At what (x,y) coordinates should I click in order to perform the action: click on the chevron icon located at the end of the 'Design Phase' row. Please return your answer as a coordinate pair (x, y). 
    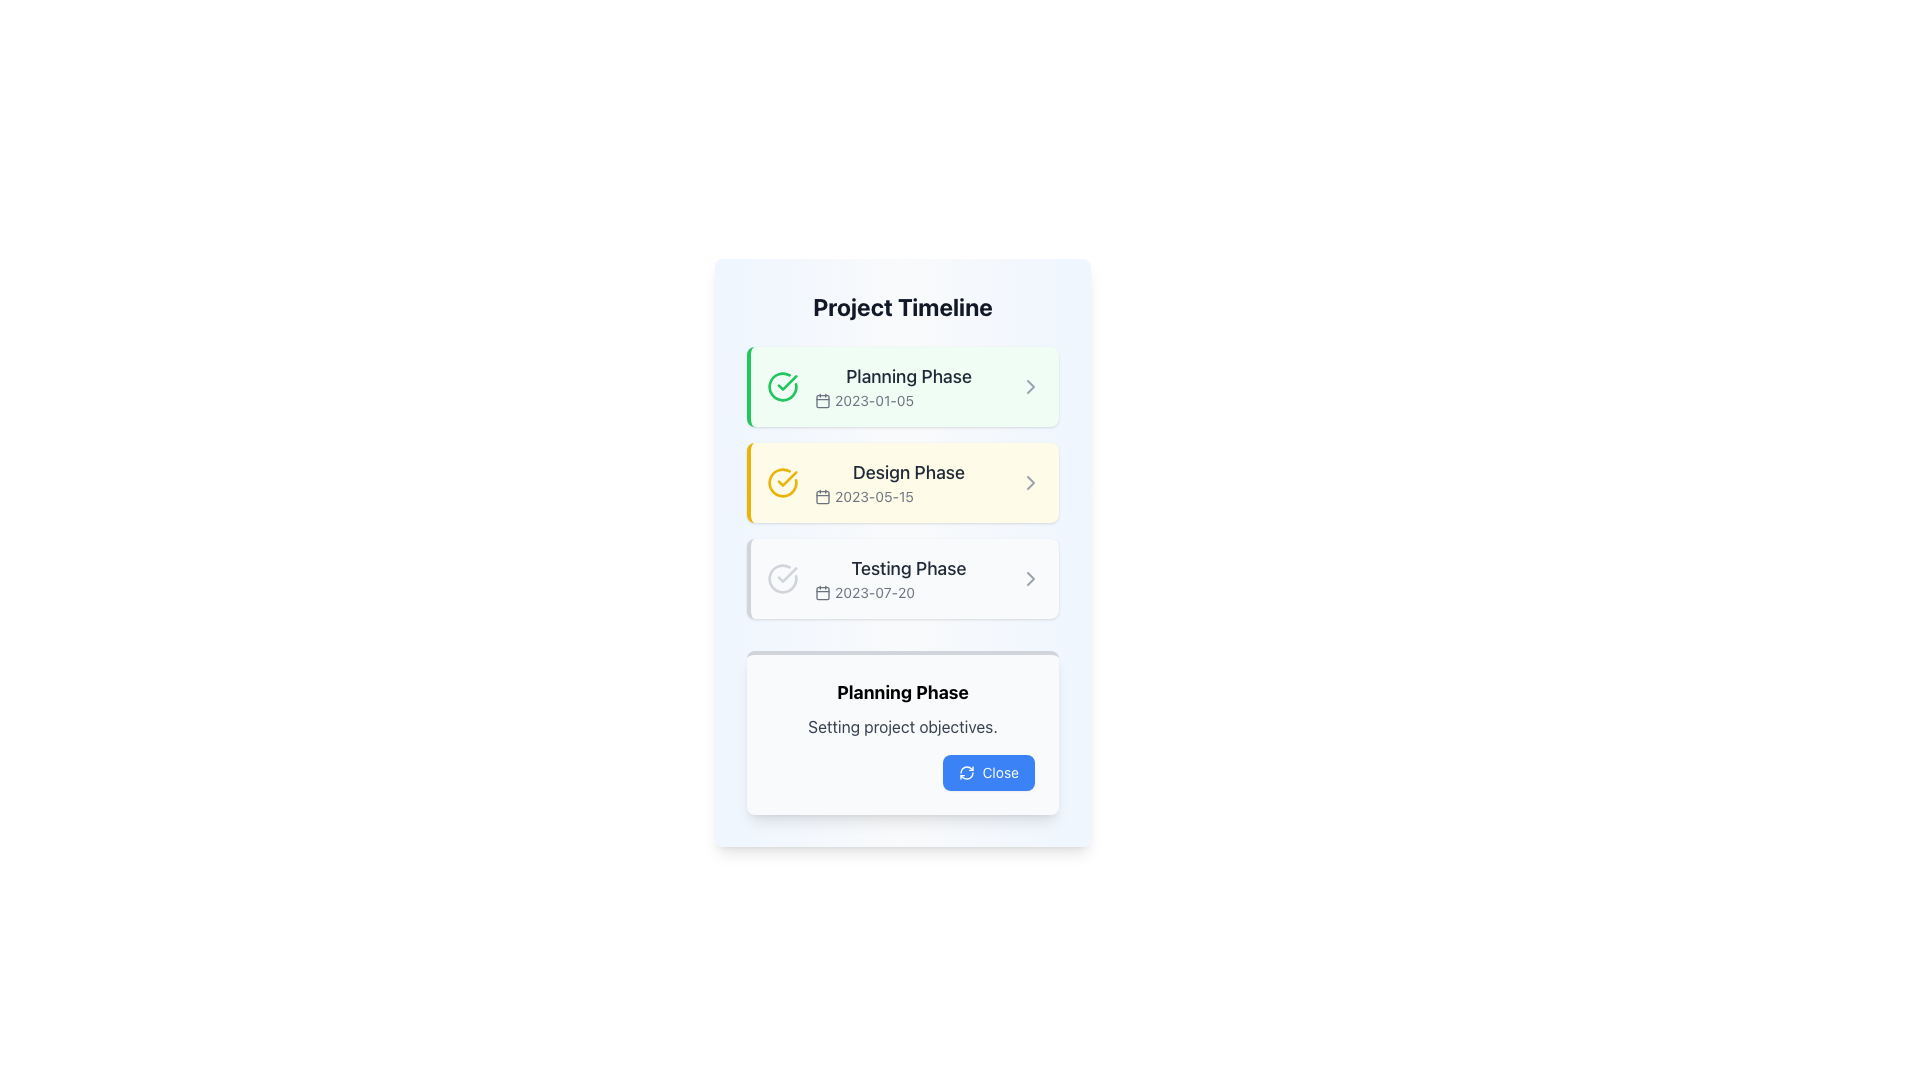
    Looking at the image, I should click on (1031, 482).